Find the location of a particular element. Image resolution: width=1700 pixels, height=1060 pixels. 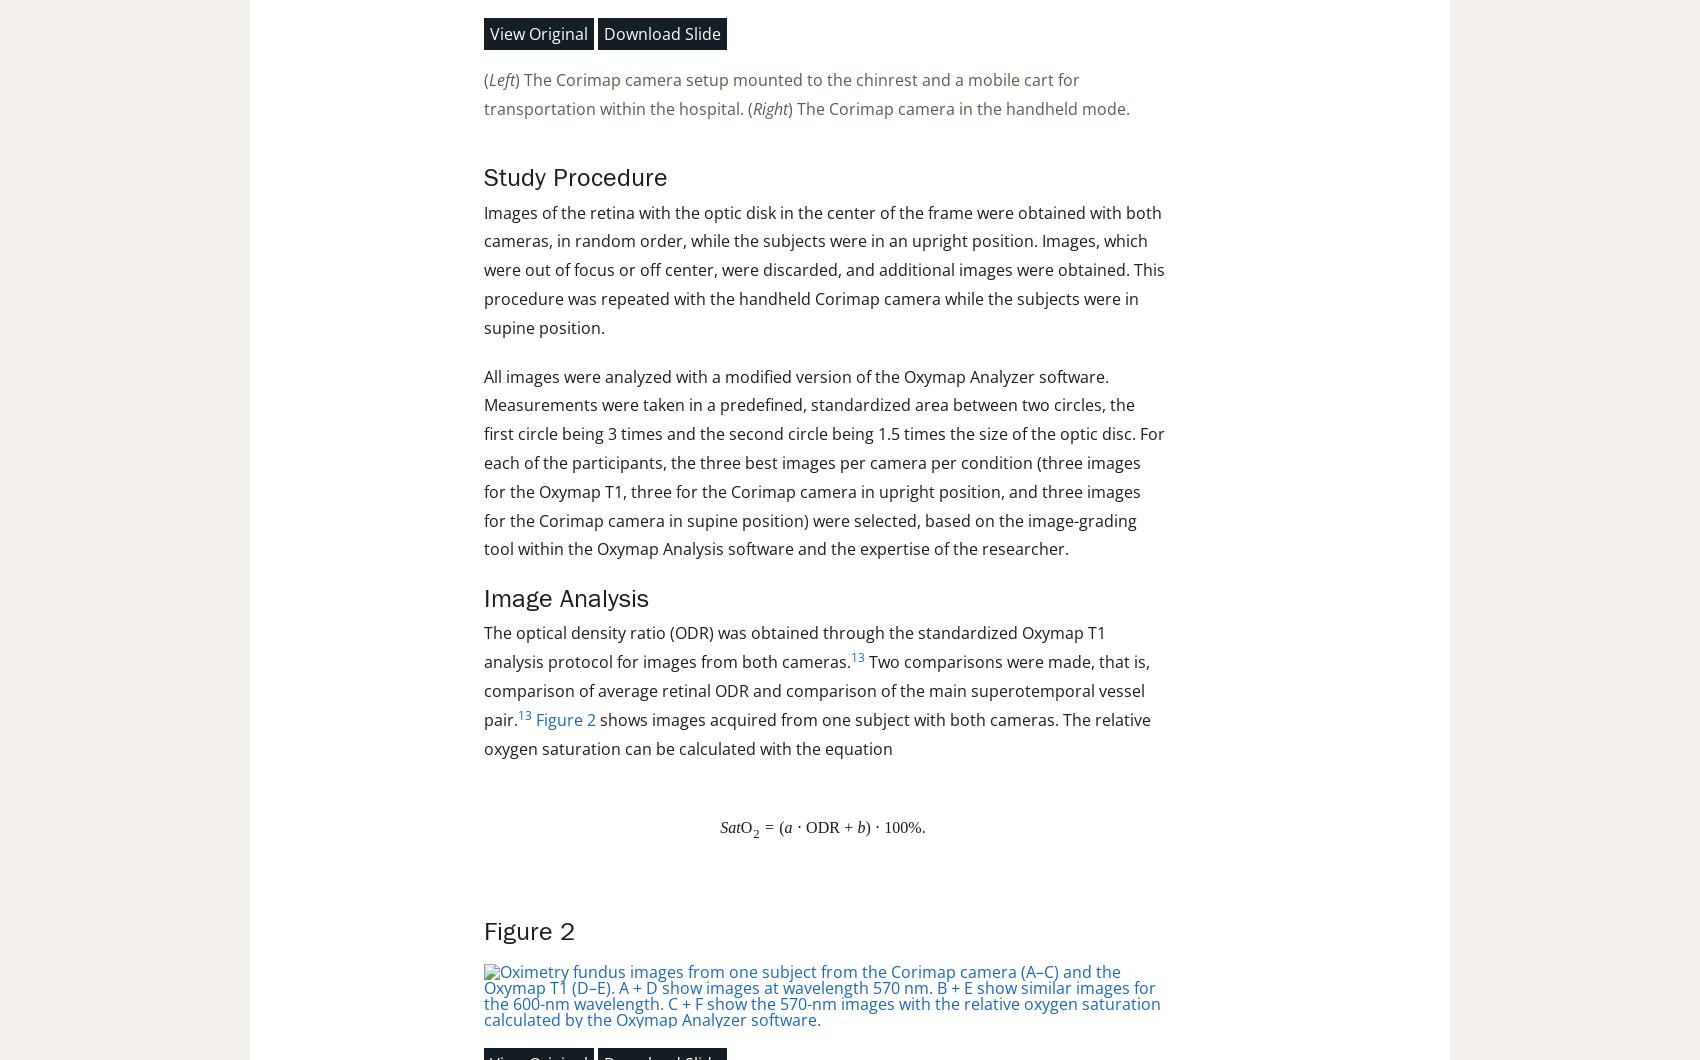

'S' is located at coordinates (719, 827).